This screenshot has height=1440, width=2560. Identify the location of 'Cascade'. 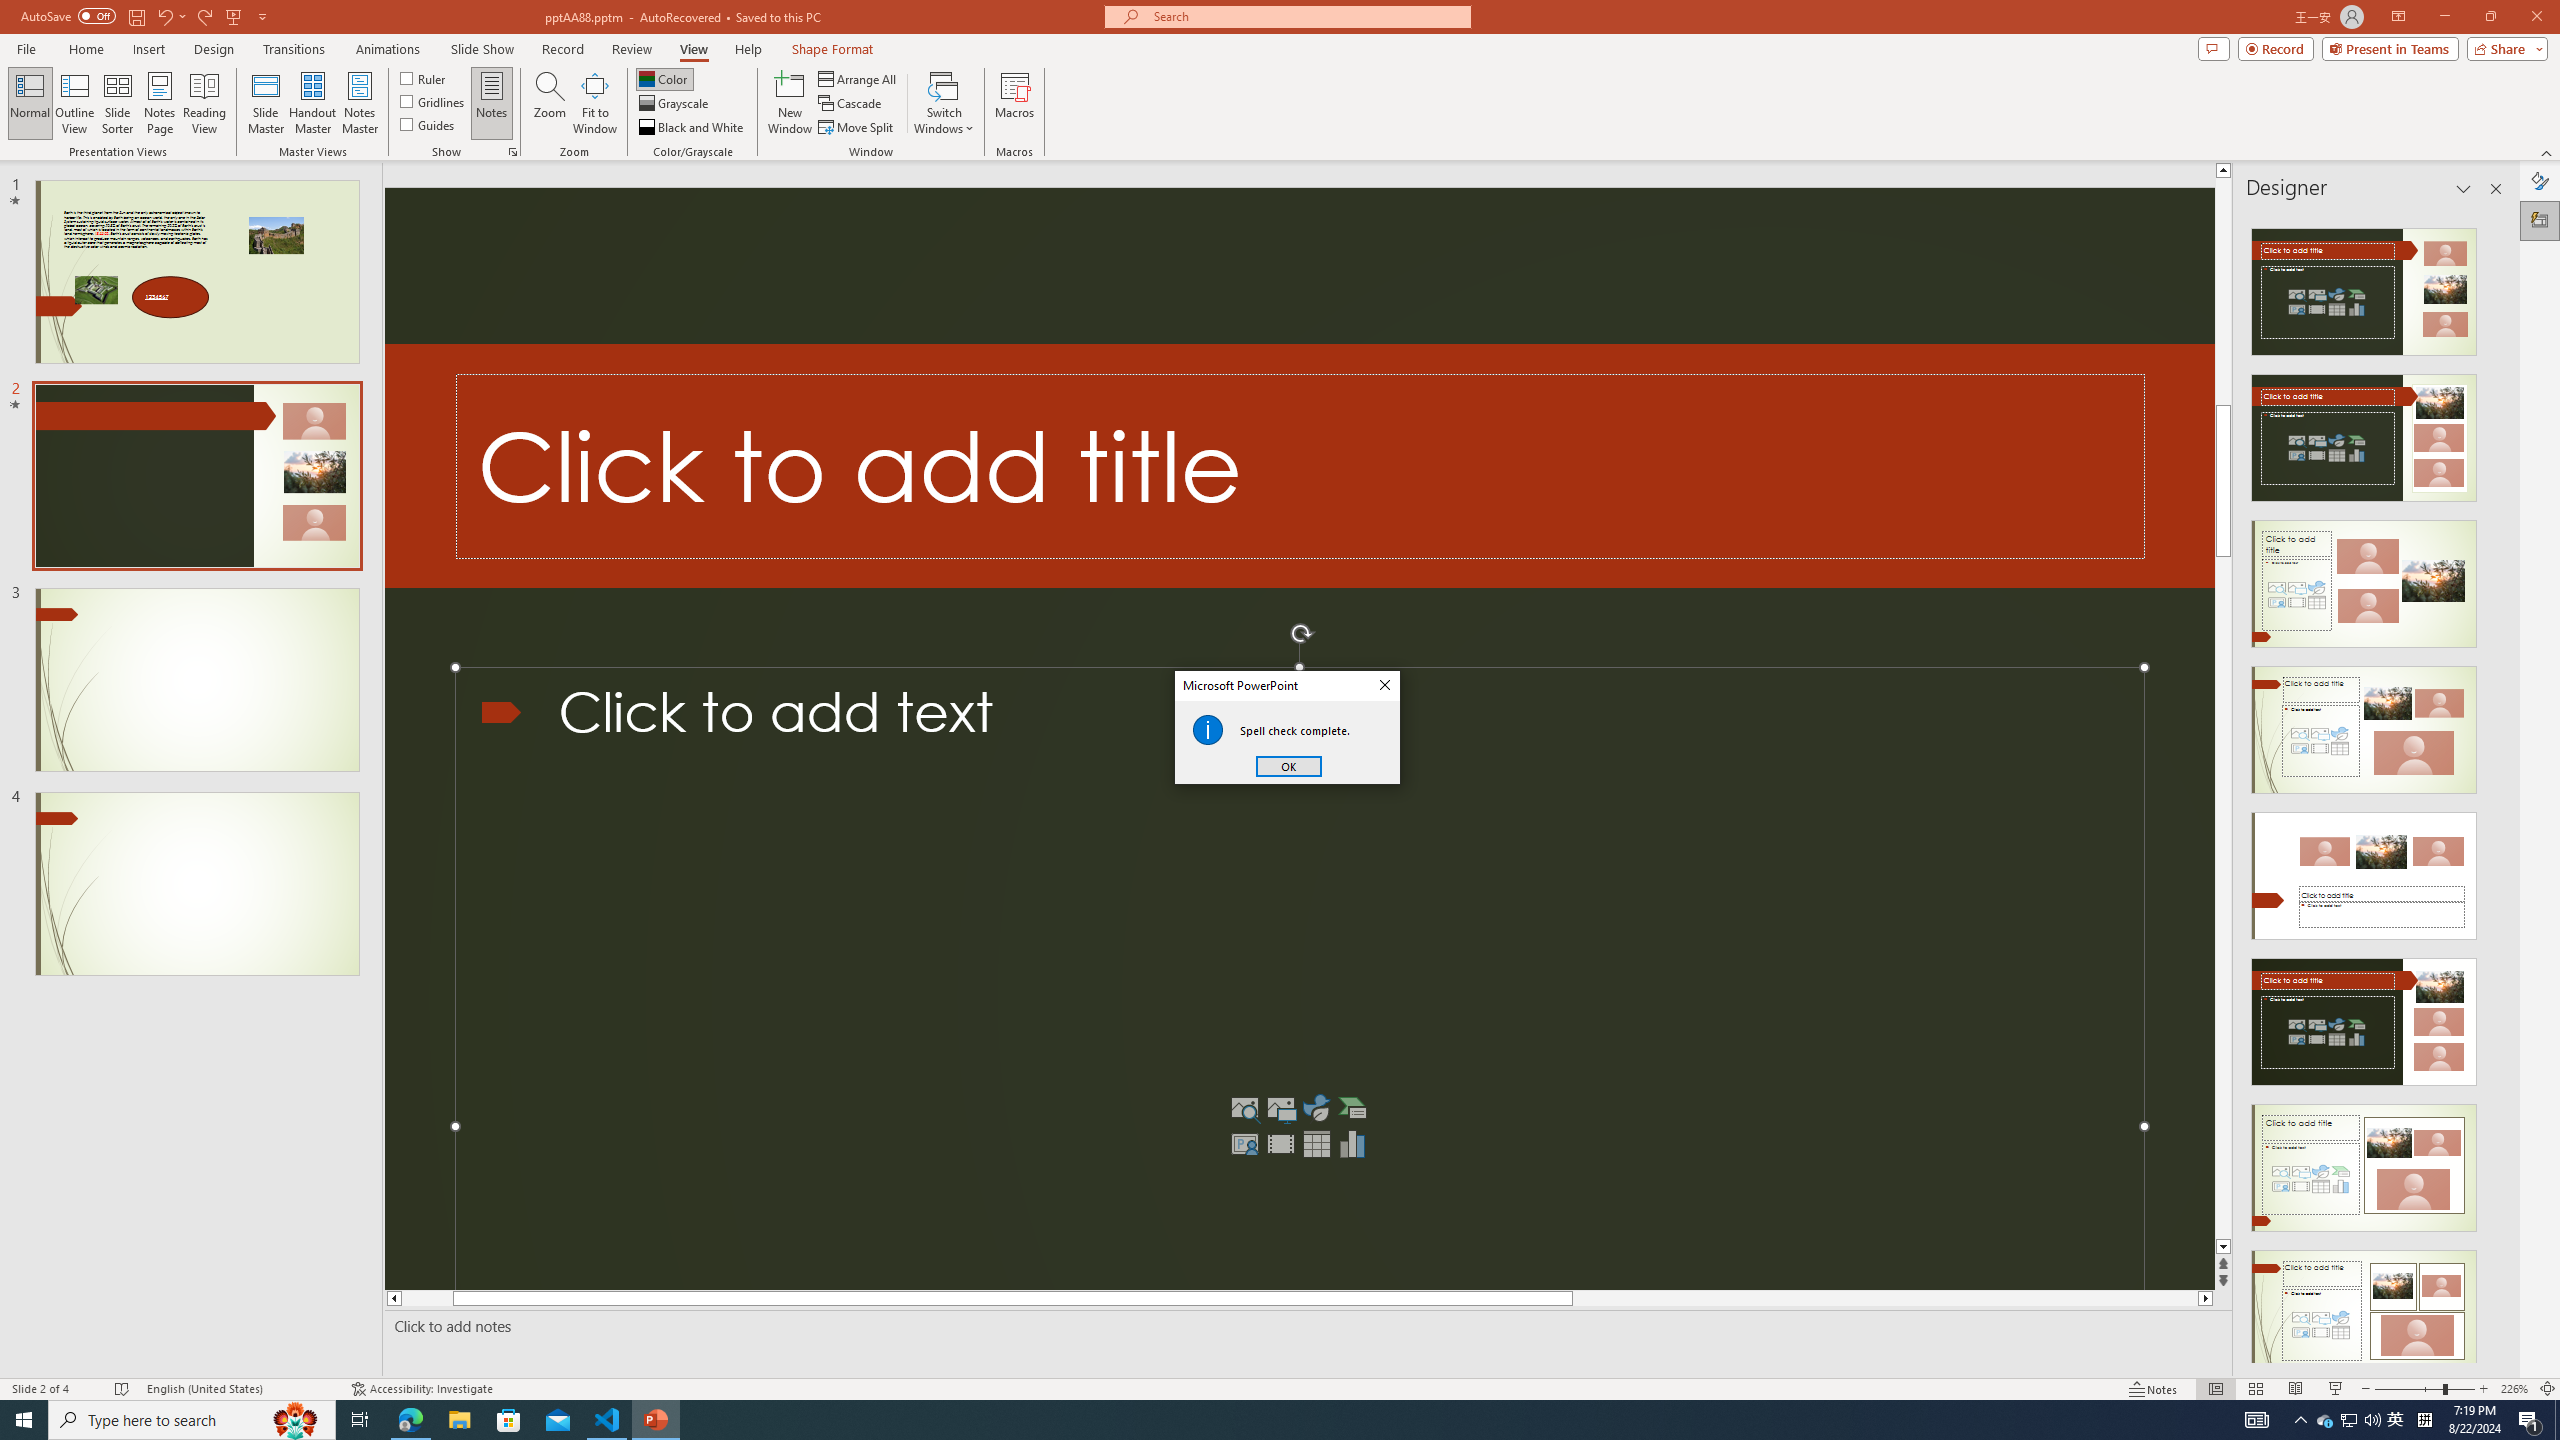
(851, 103).